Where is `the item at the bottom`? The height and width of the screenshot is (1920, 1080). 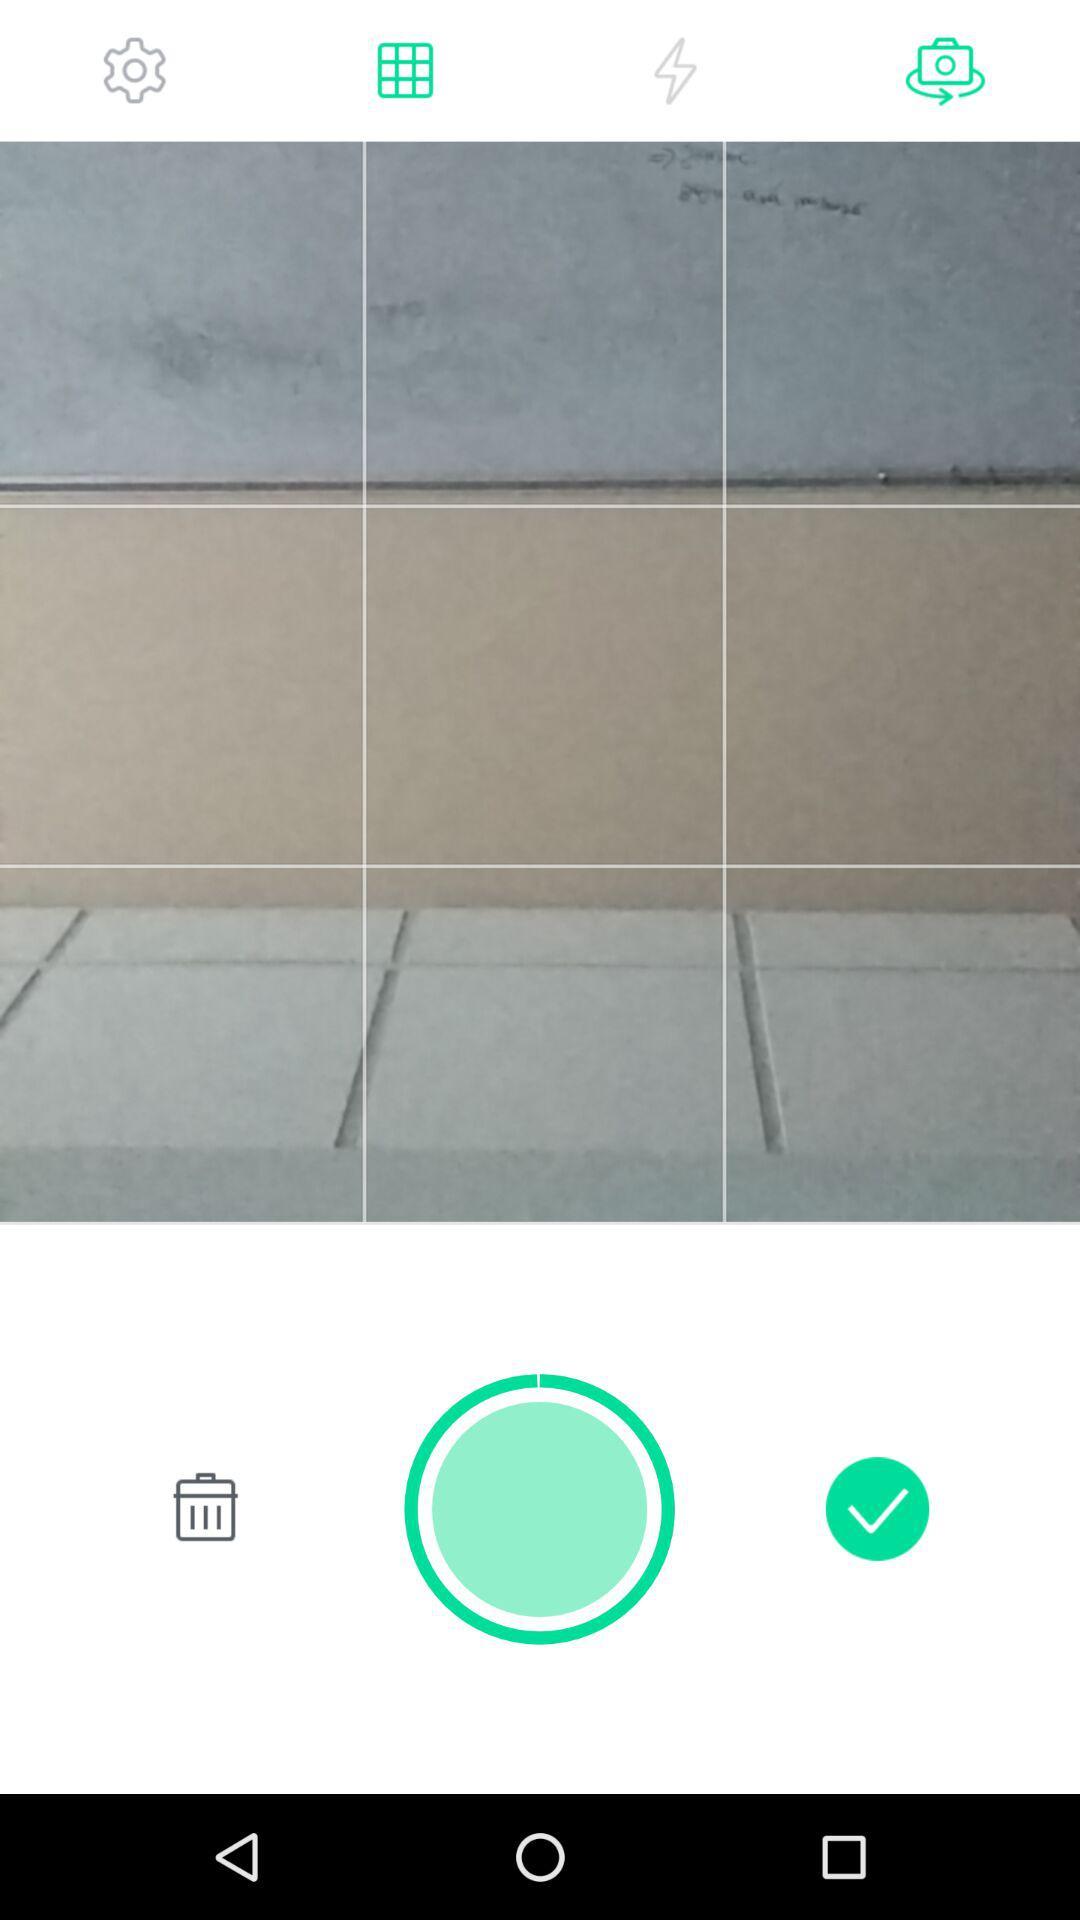
the item at the bottom is located at coordinates (538, 1509).